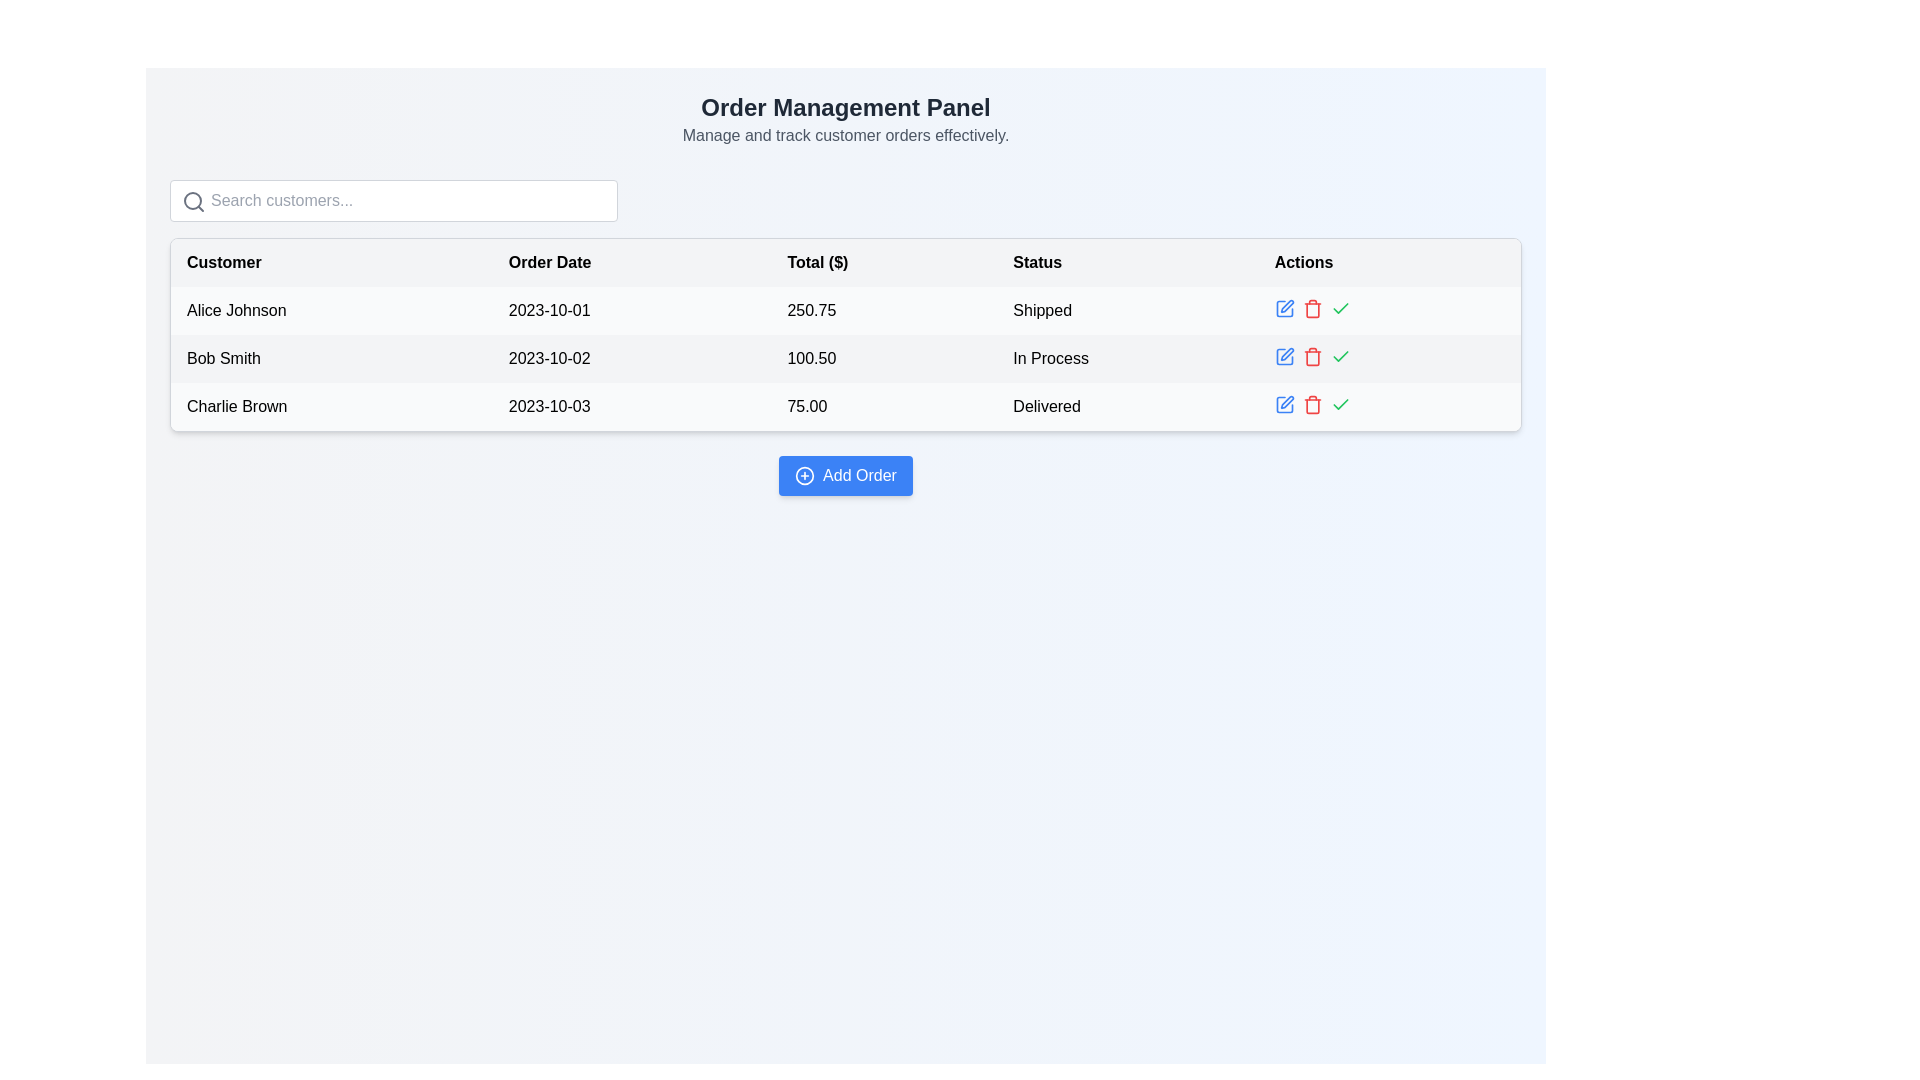 The height and width of the screenshot is (1080, 1920). Describe the element at coordinates (1340, 356) in the screenshot. I see `the green checkmark icon button in the third row under the 'Actions' column of the table to confirm an action` at that location.